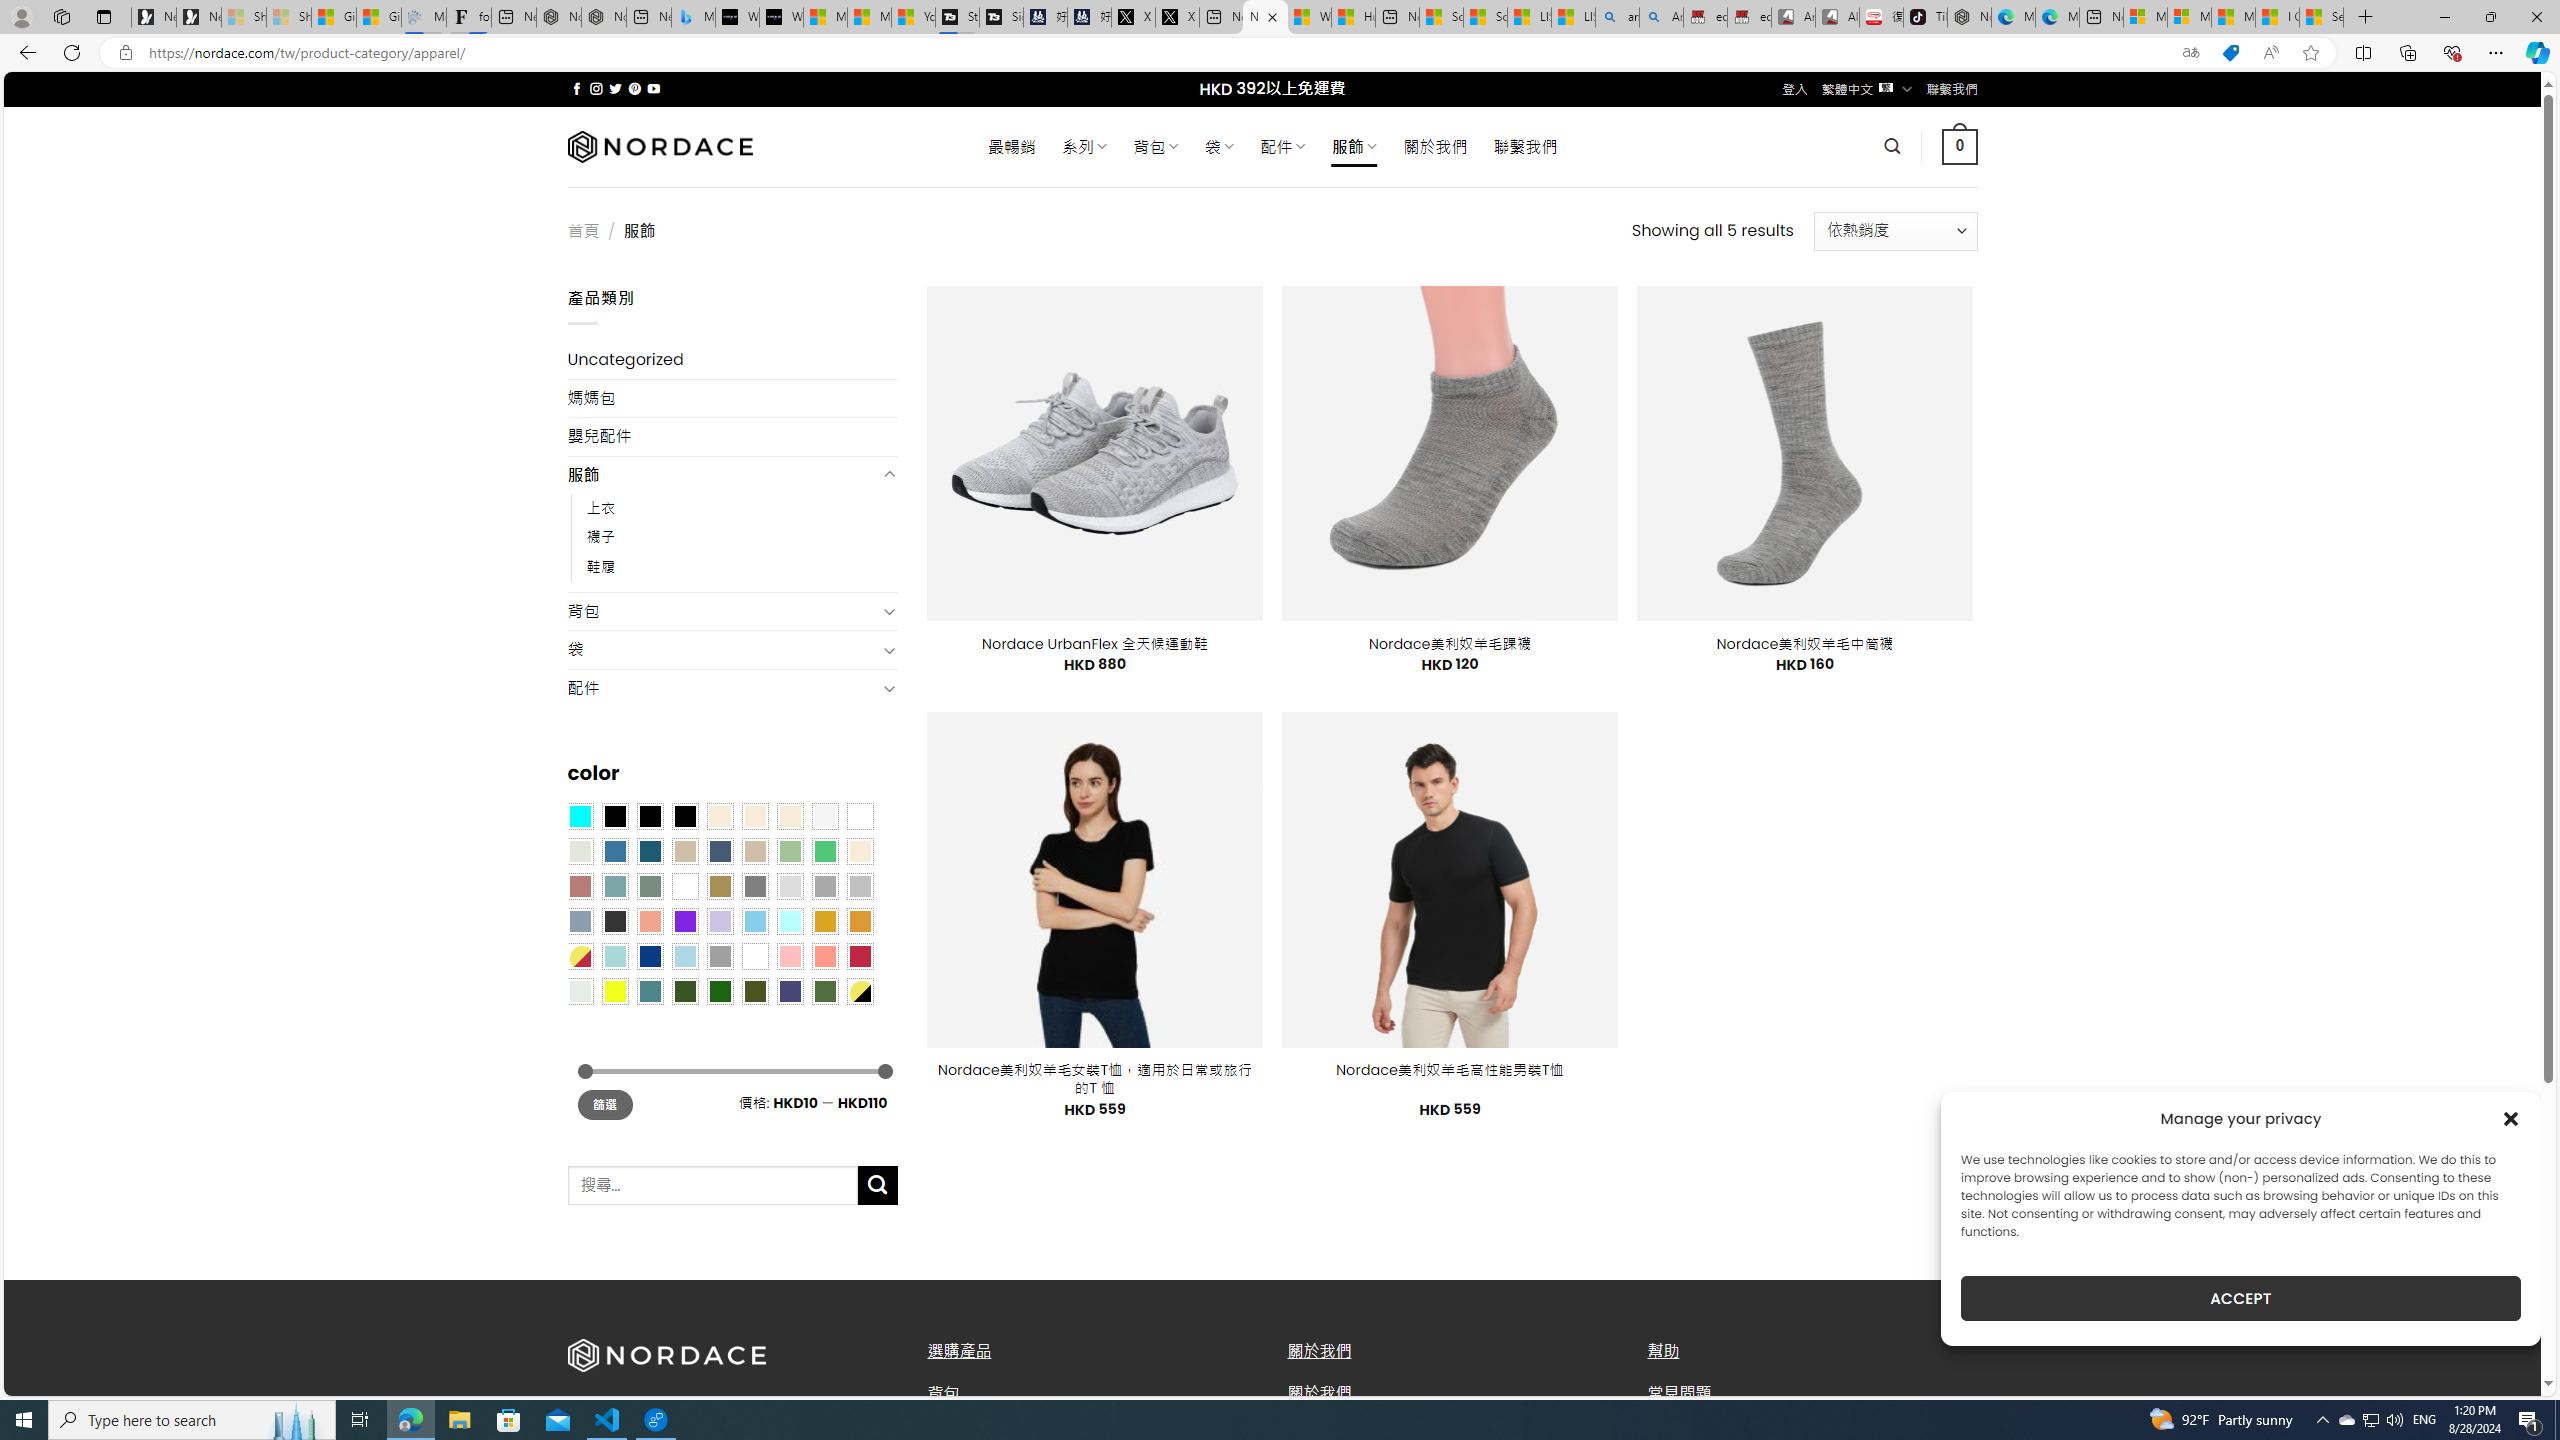 The width and height of the screenshot is (2560, 1440). I want to click on 'Amazon Echo Dot PNG - Search Images', so click(1660, 16).